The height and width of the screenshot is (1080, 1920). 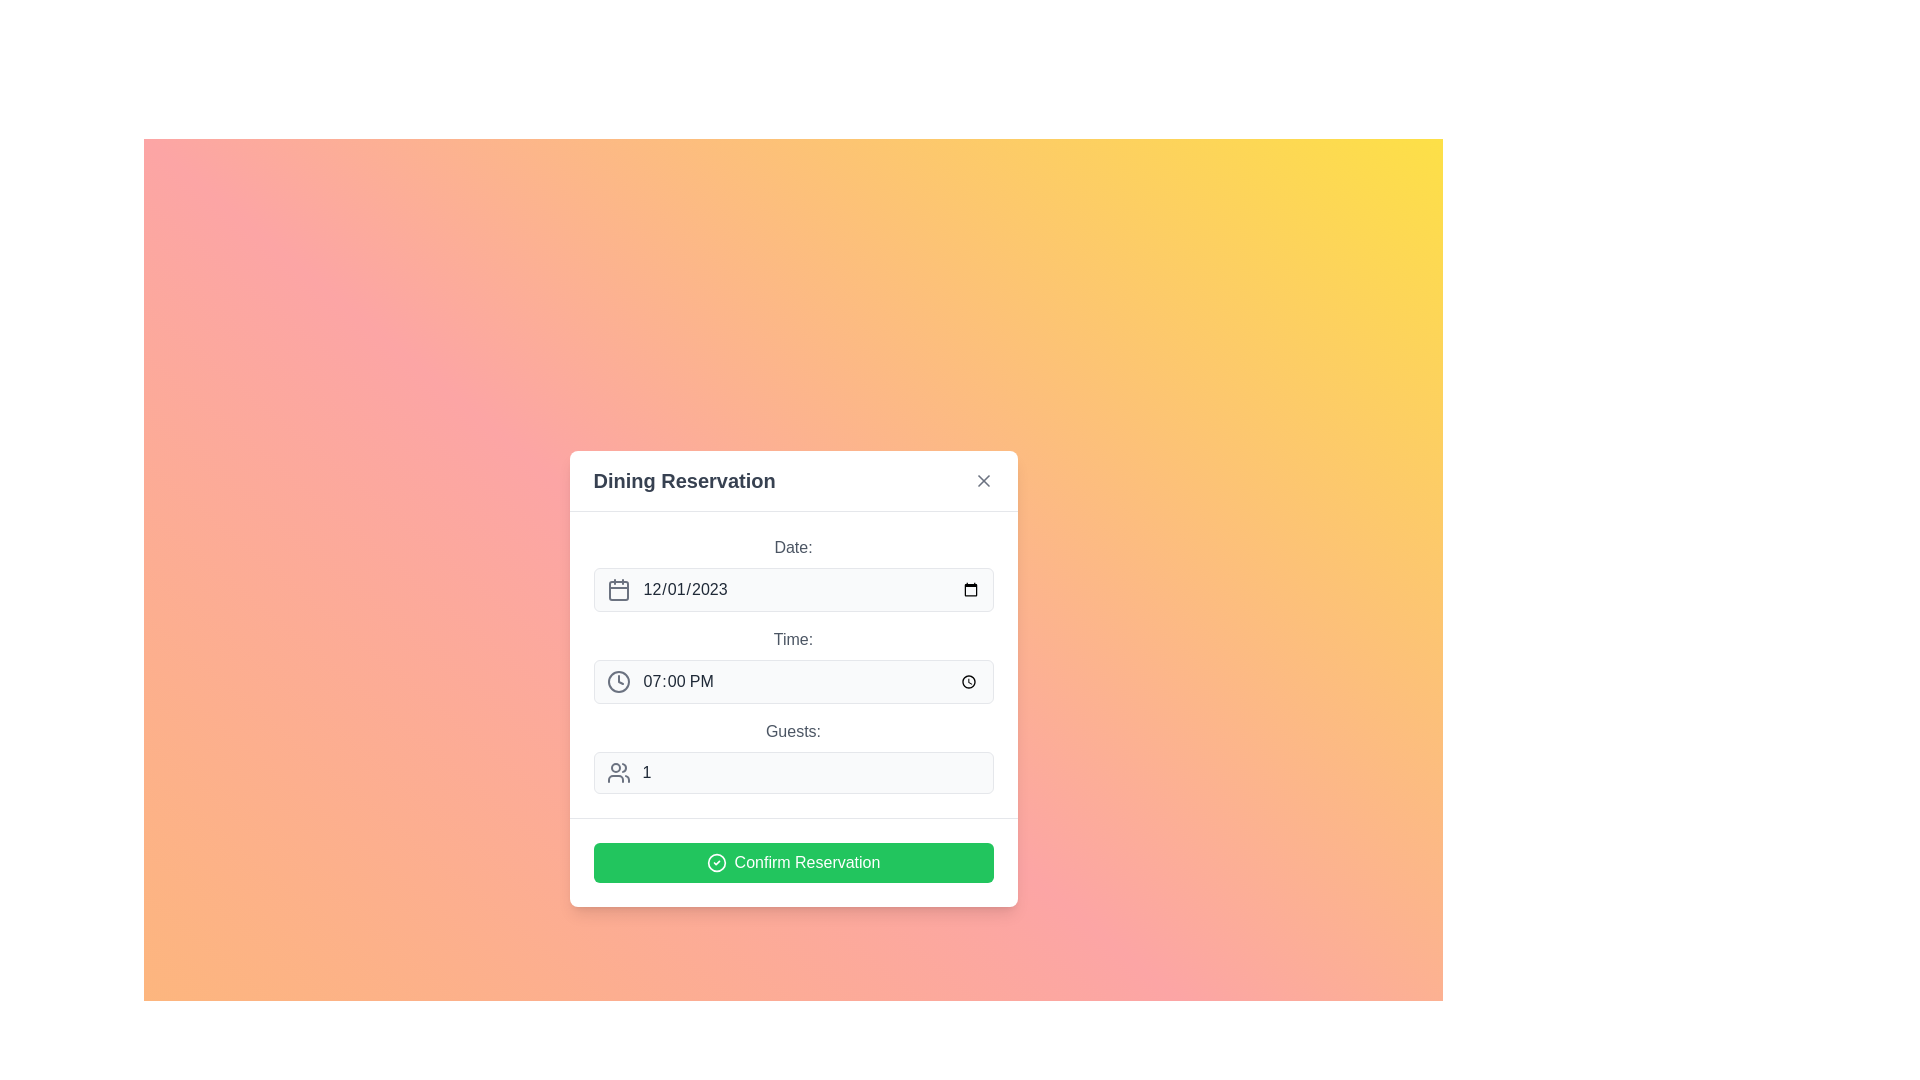 What do you see at coordinates (792, 861) in the screenshot?
I see `the confirmation button at the bottom of the 'Dining Reservation' dialog box to confirm the reservation` at bounding box center [792, 861].